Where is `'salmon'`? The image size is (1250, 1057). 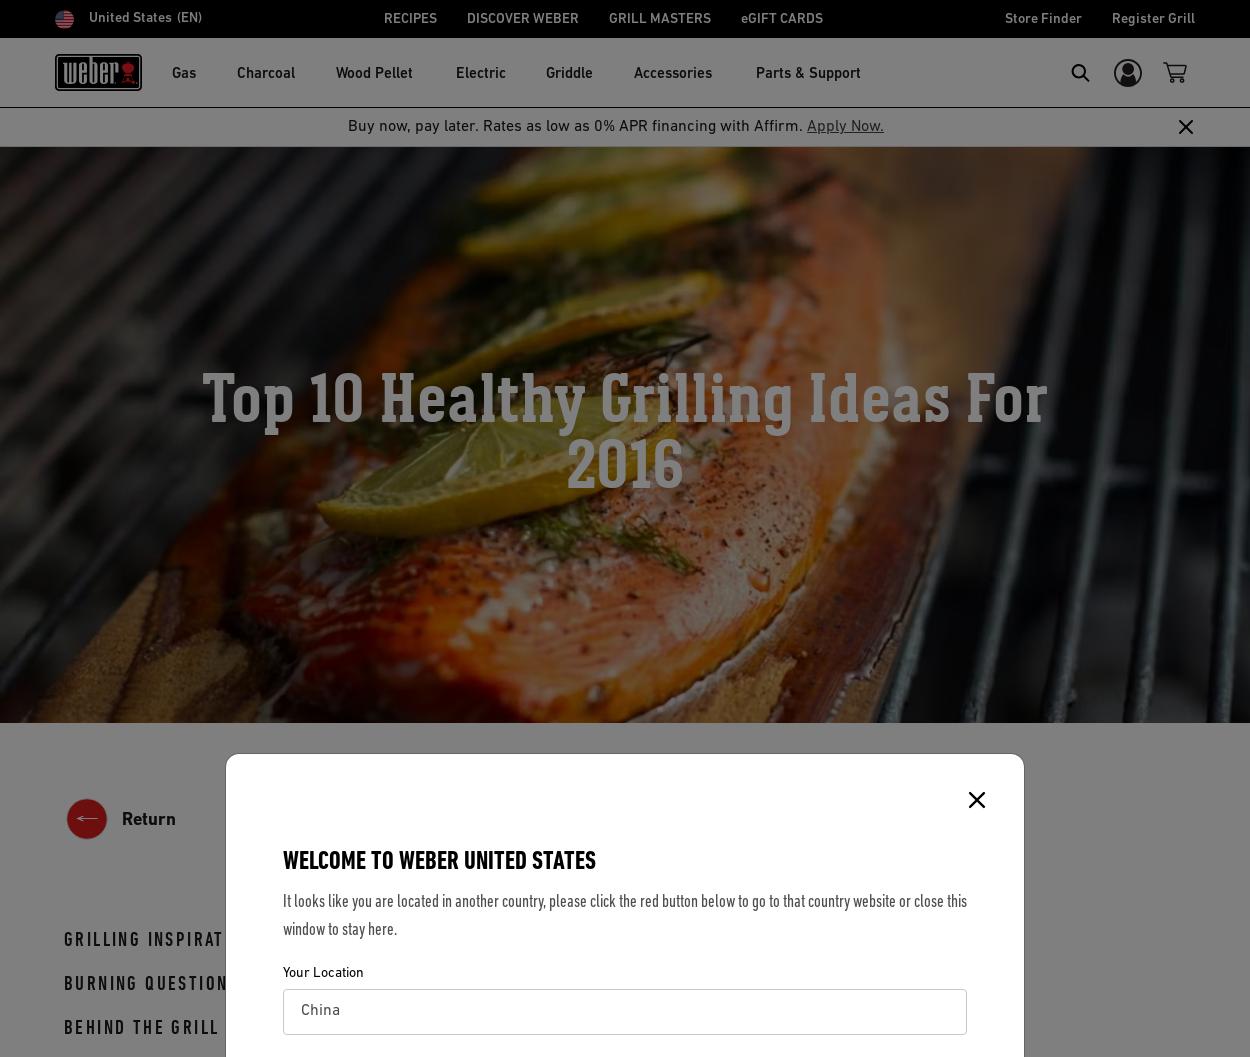 'salmon' is located at coordinates (561, 1014).